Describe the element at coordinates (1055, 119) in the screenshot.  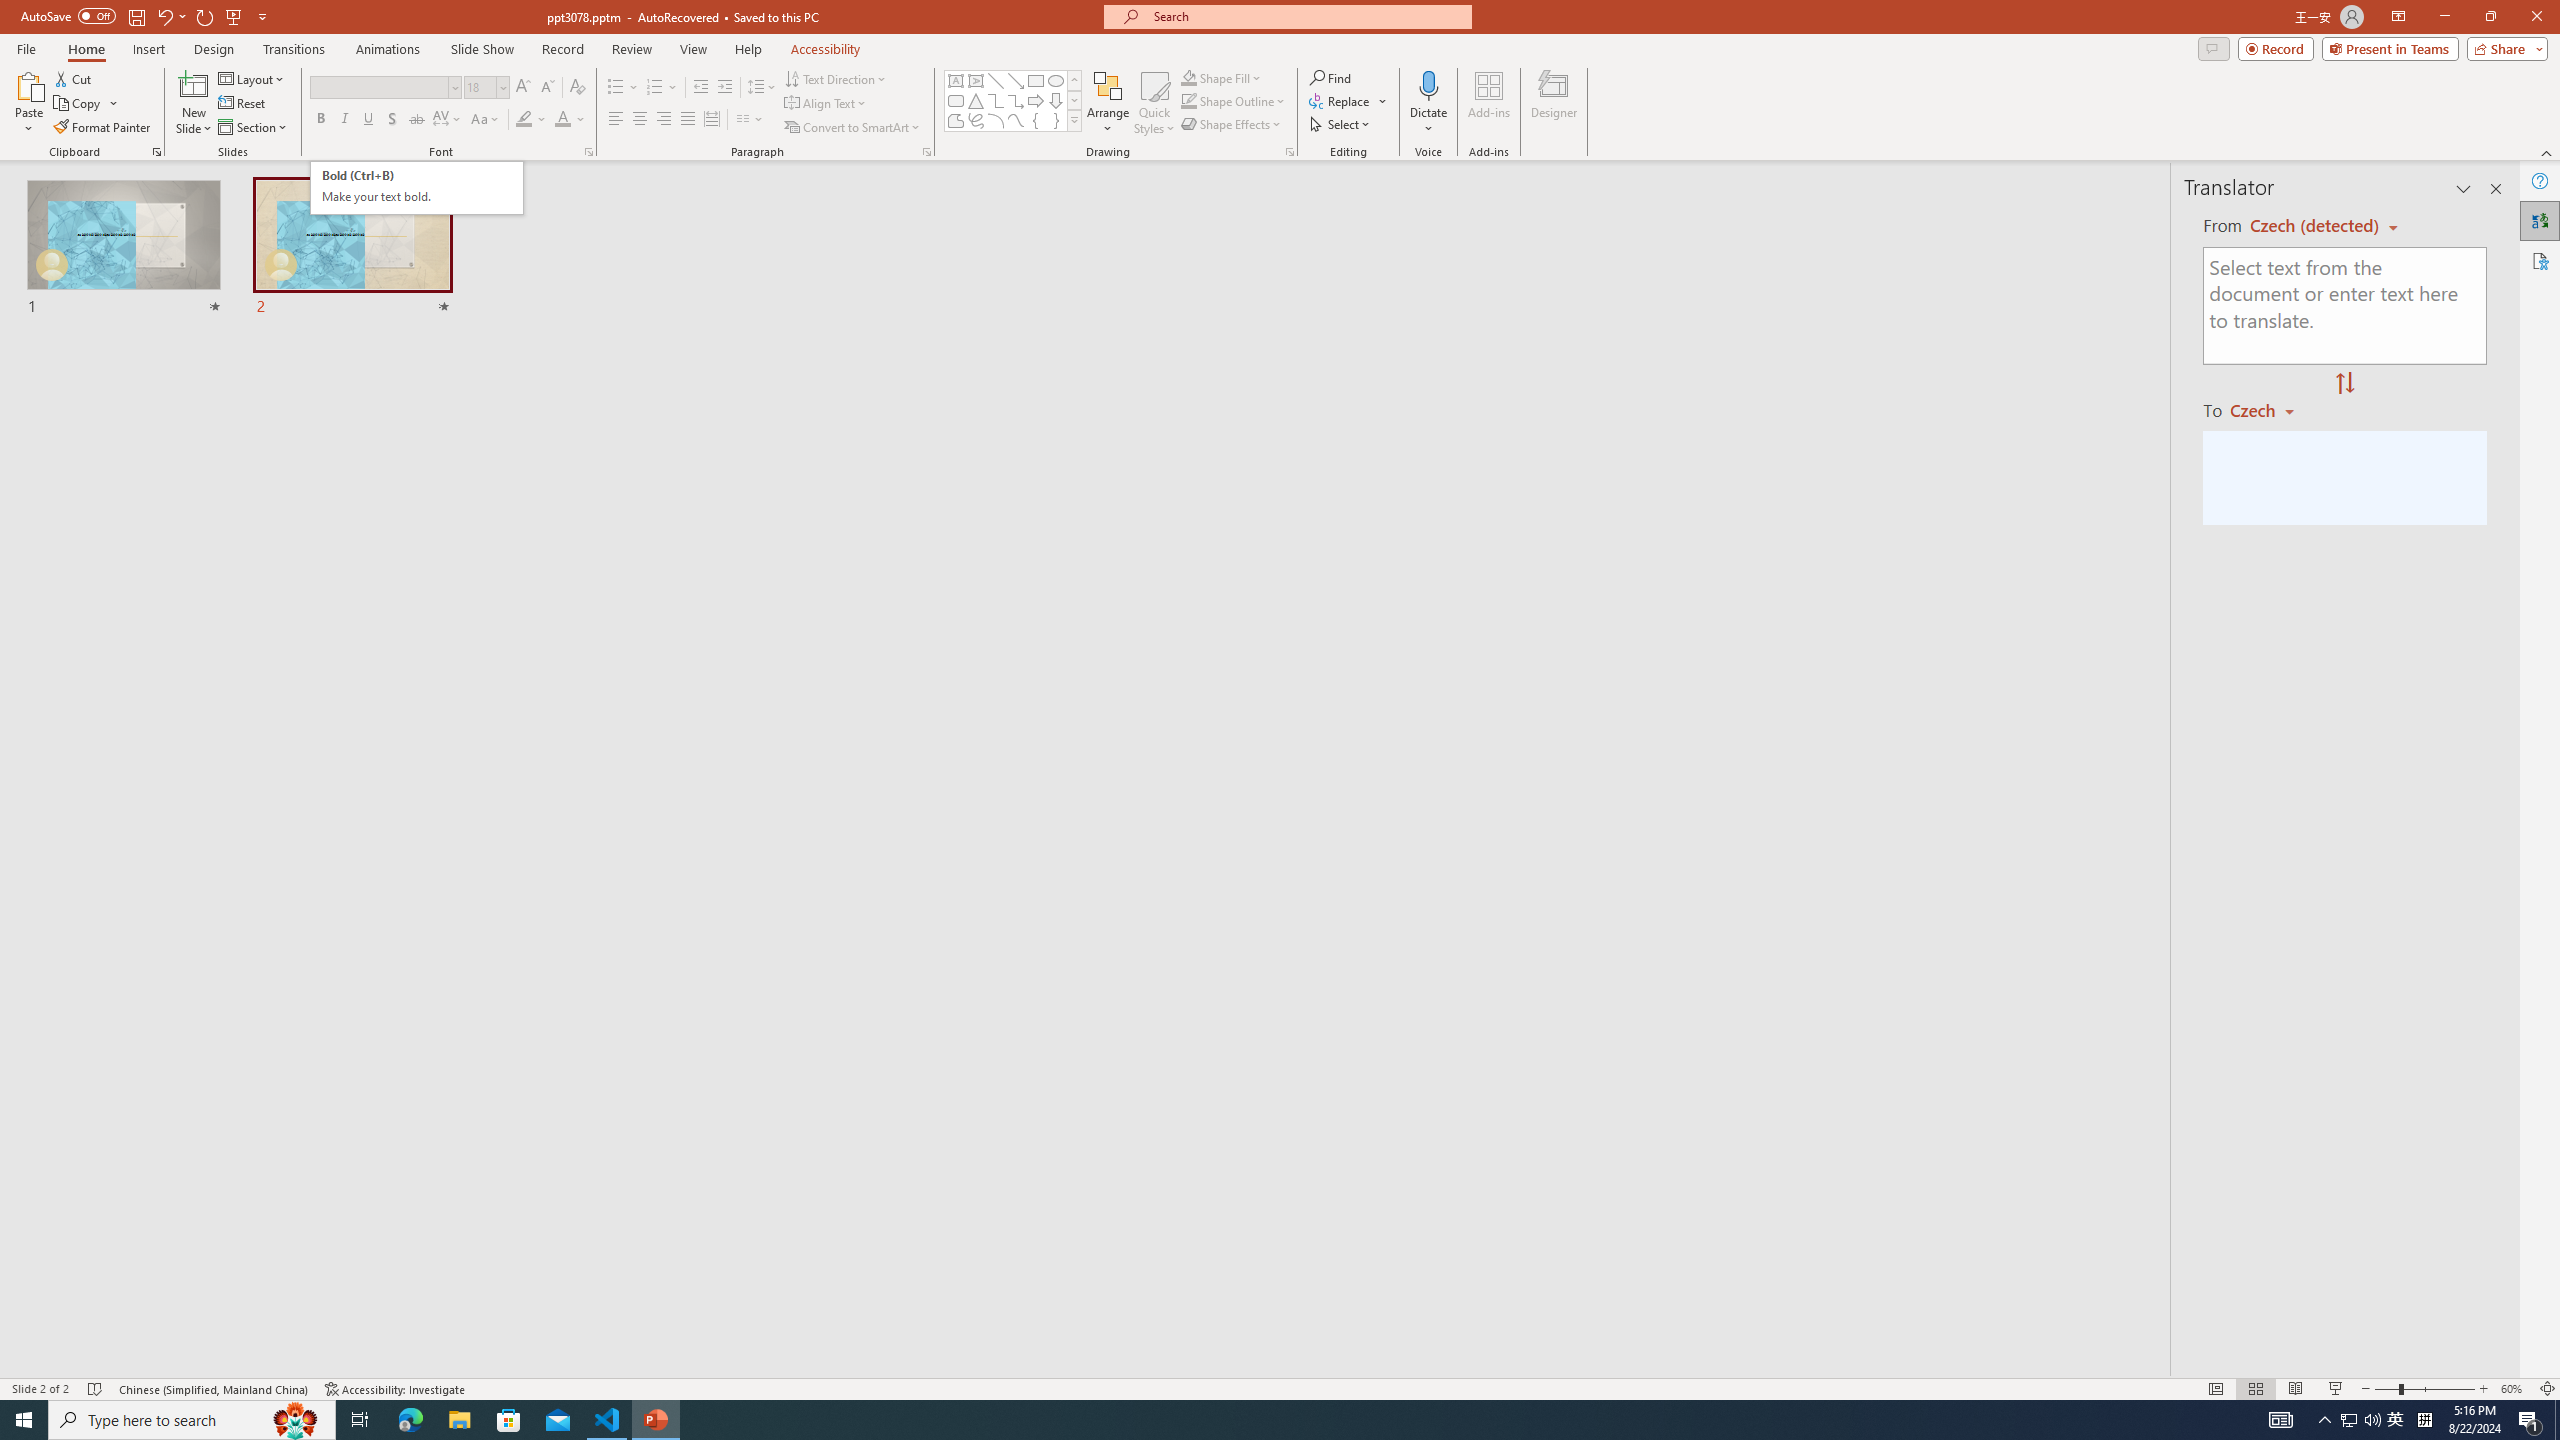
I see `'Right Brace'` at that location.